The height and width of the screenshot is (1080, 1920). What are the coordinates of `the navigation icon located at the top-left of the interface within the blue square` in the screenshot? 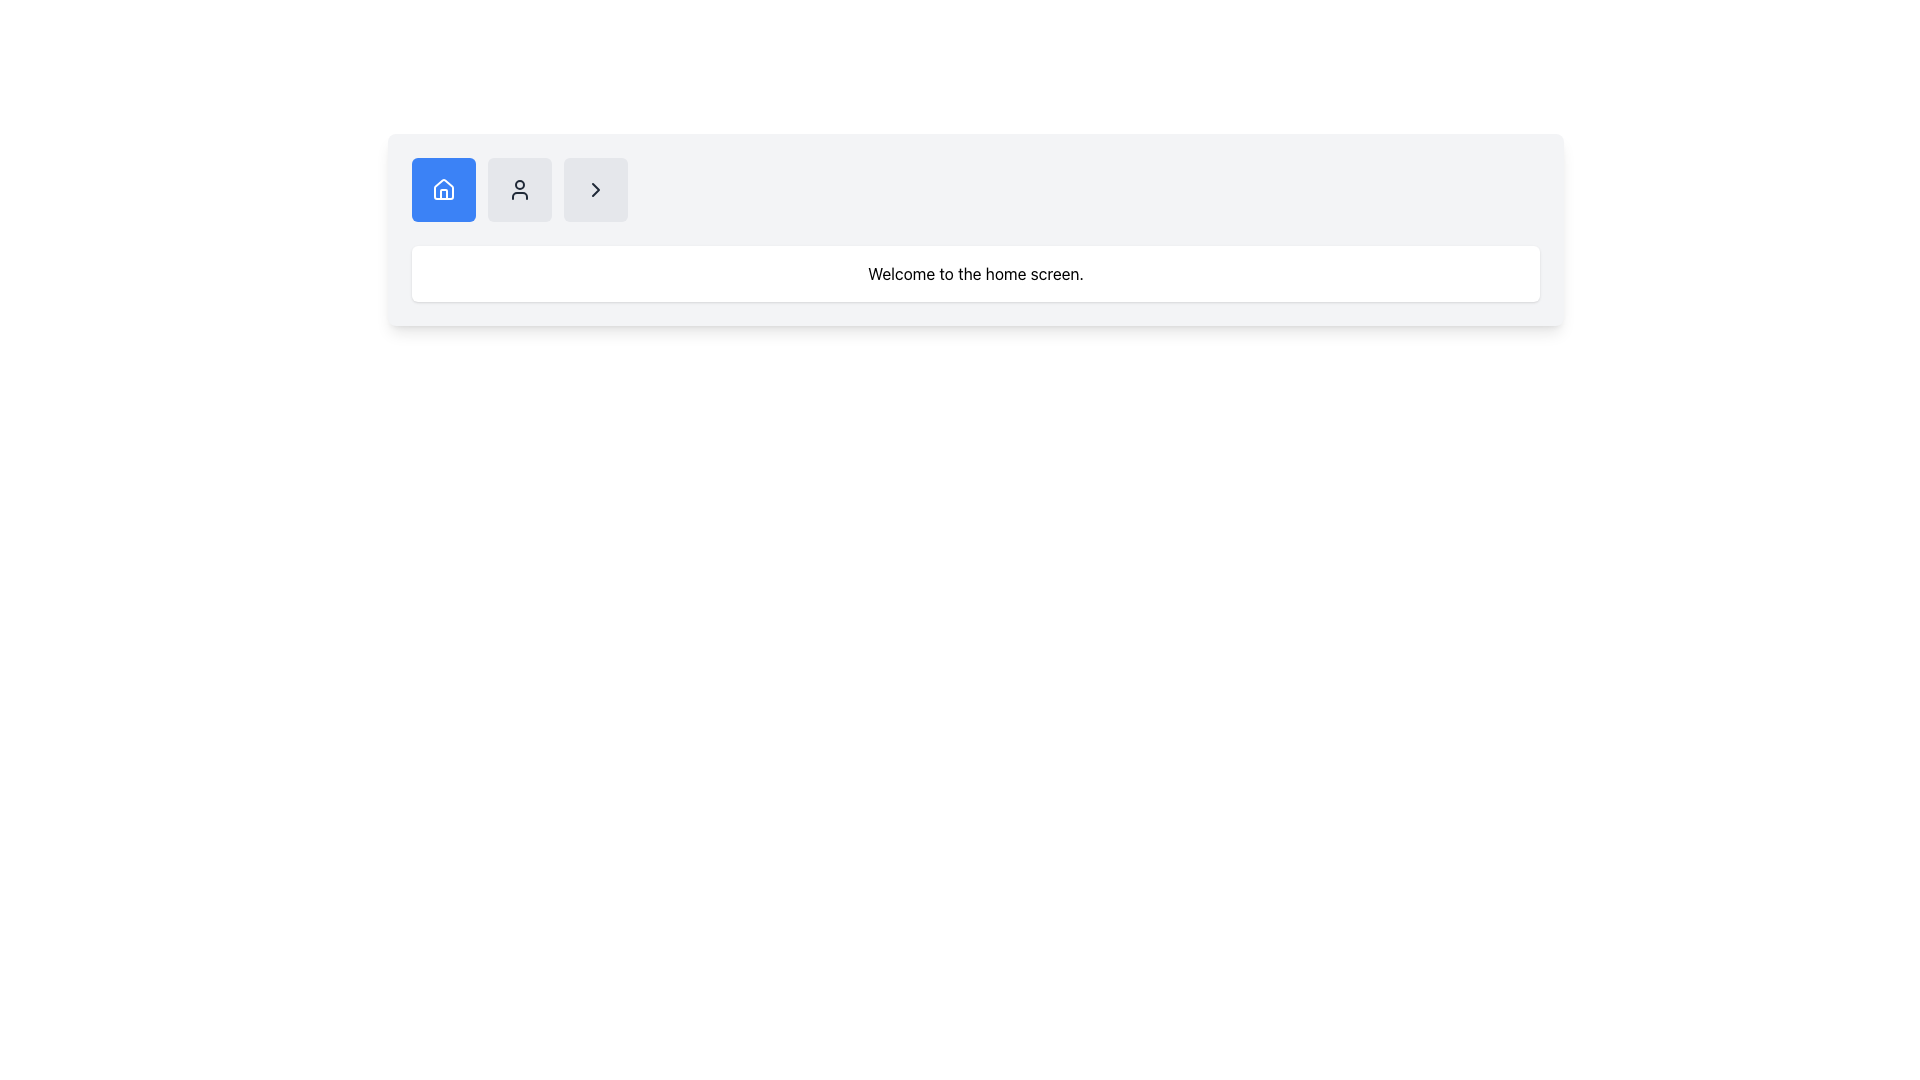 It's located at (443, 189).